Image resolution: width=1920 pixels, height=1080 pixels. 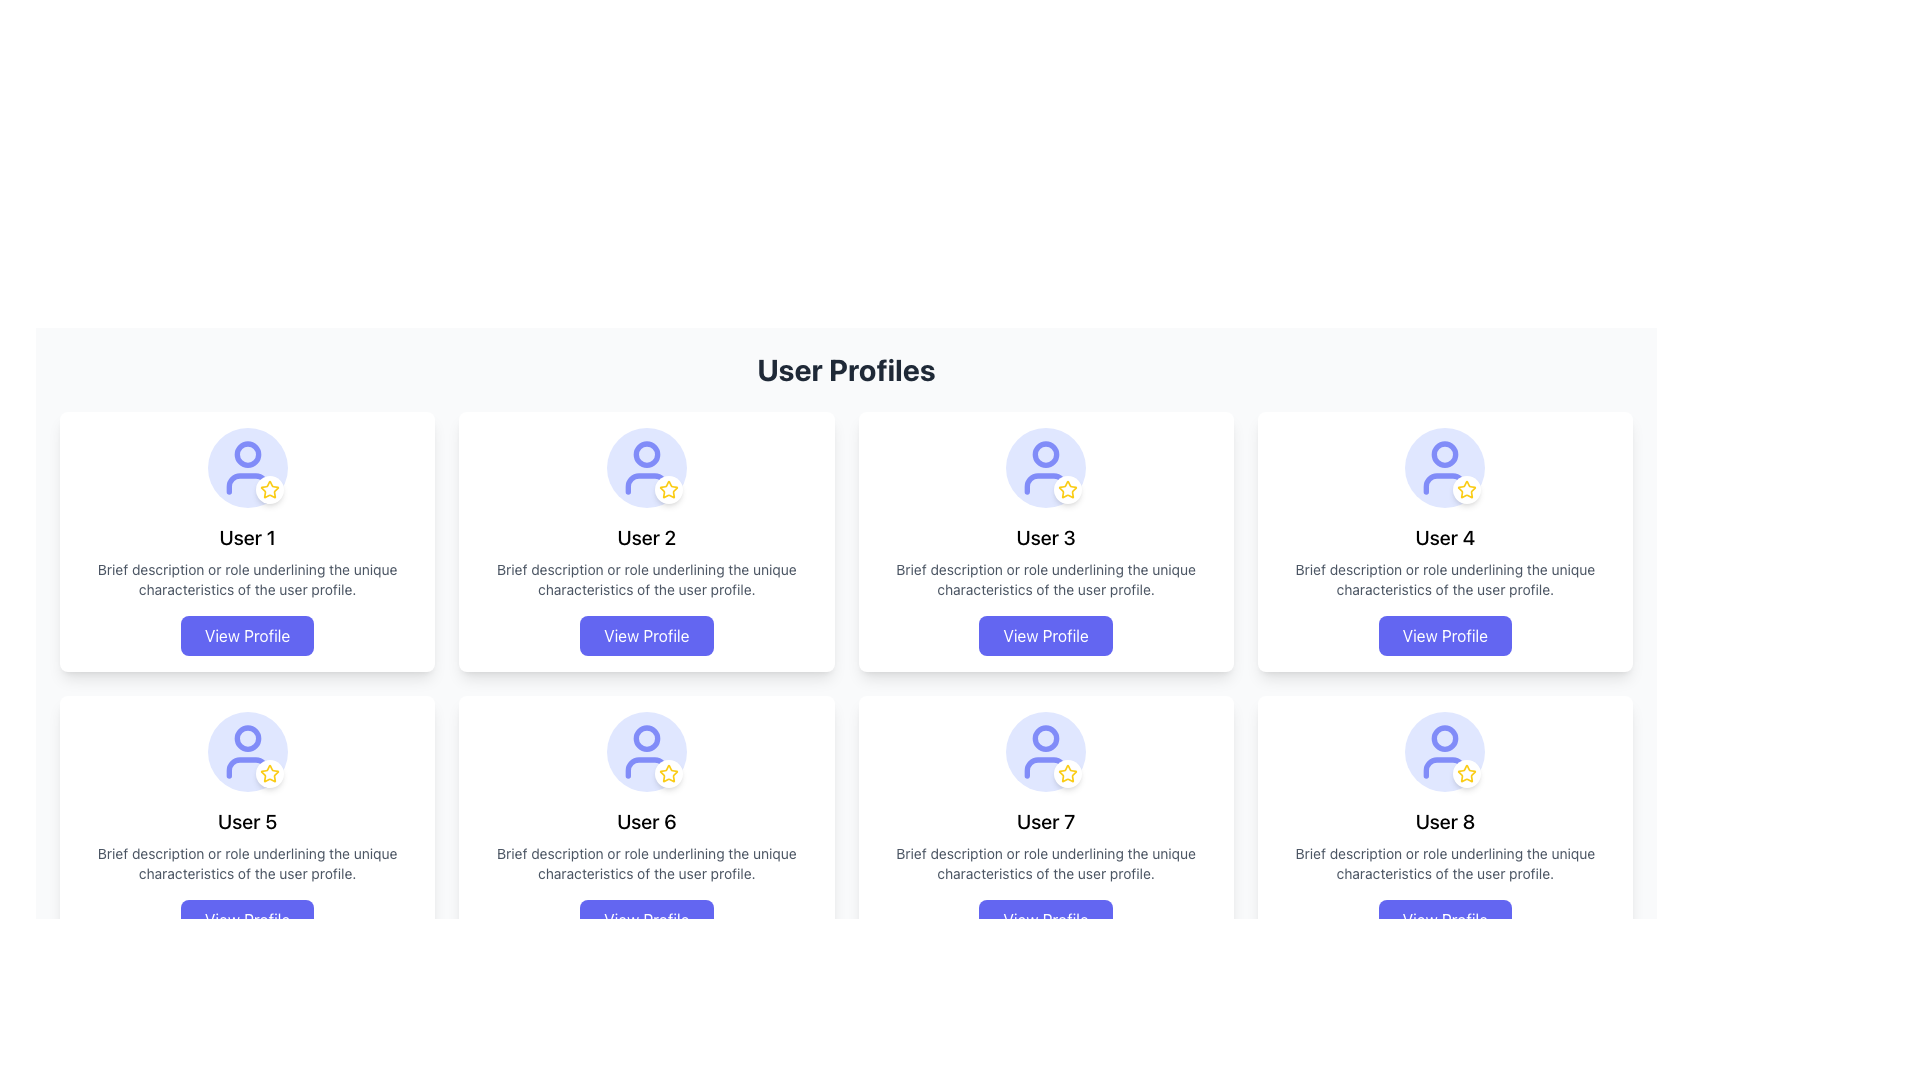 What do you see at coordinates (646, 467) in the screenshot?
I see `the decorative SVG image representing the user profile symbol within the 'User 2' profile card, located in the second column of the first row of the grid` at bounding box center [646, 467].